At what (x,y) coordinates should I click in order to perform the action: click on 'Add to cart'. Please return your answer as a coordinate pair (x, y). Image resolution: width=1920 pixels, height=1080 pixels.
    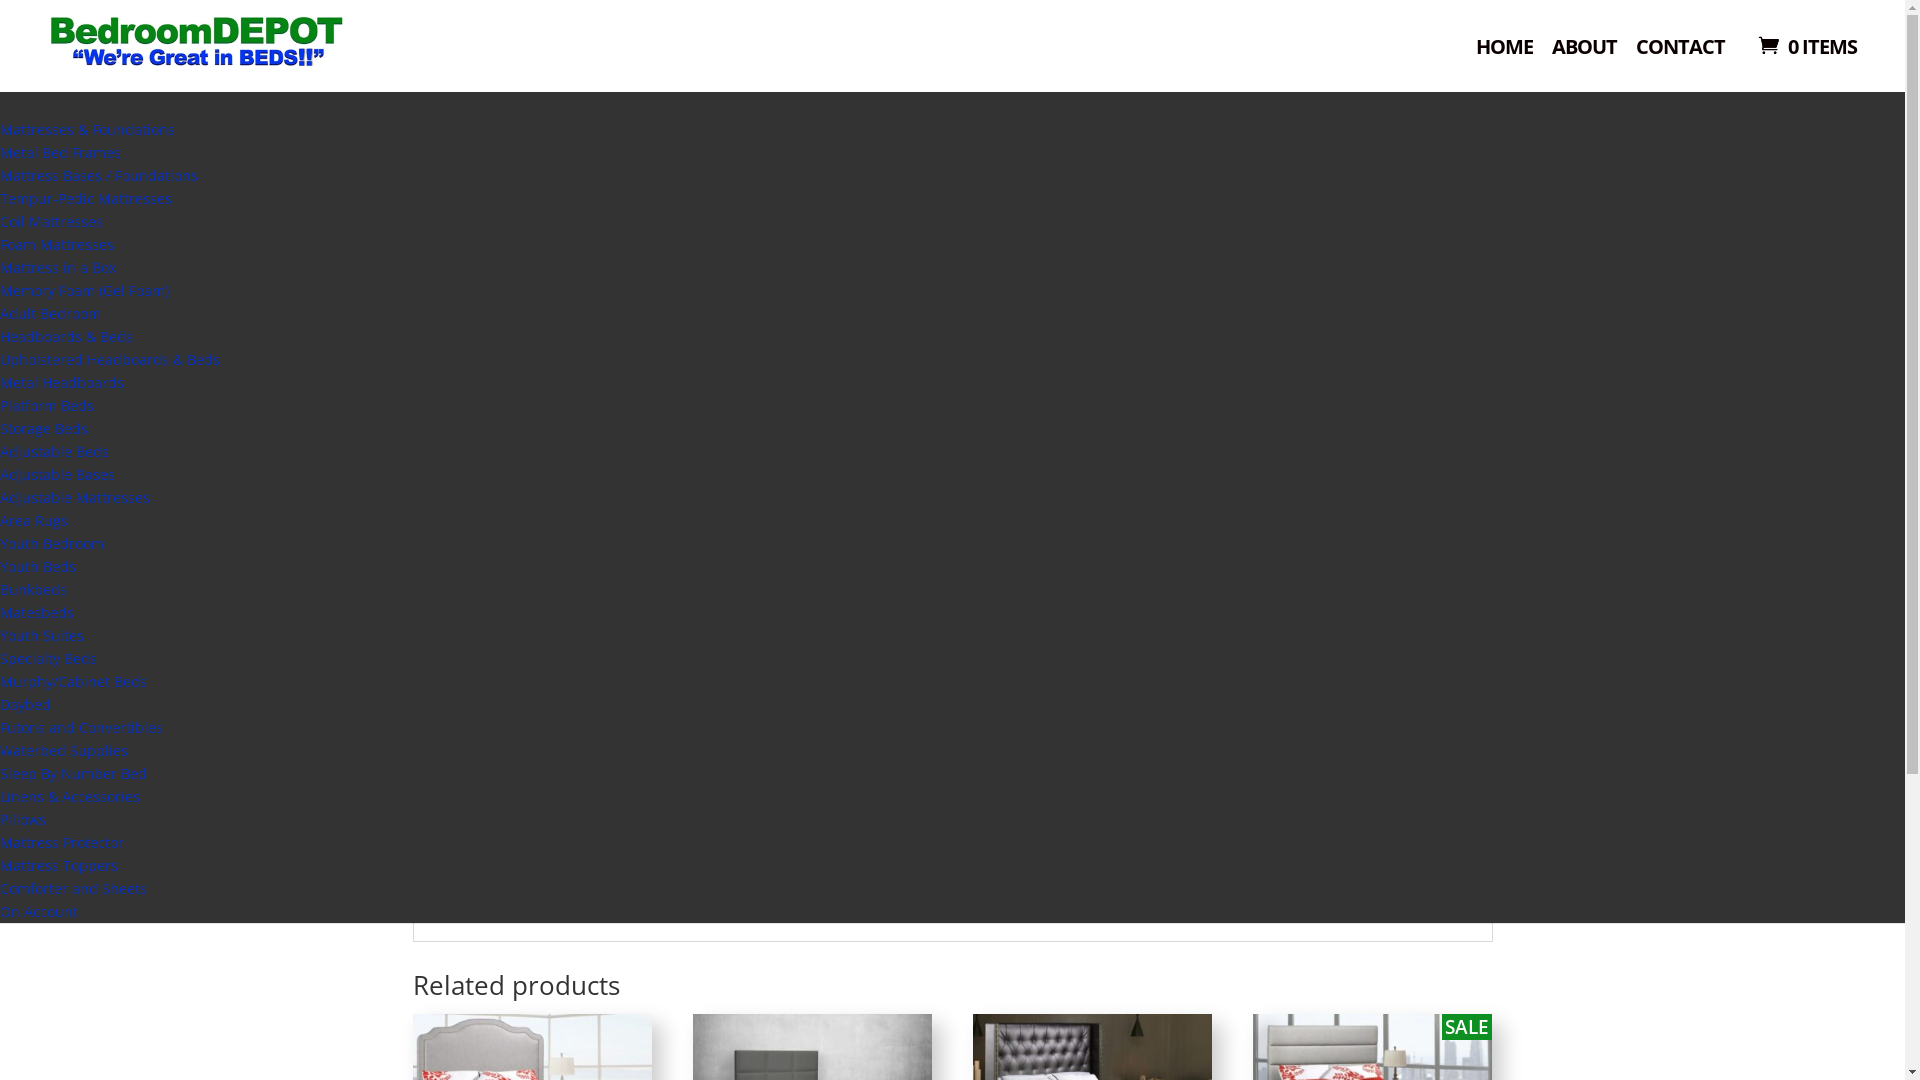
    Looking at the image, I should click on (1126, 477).